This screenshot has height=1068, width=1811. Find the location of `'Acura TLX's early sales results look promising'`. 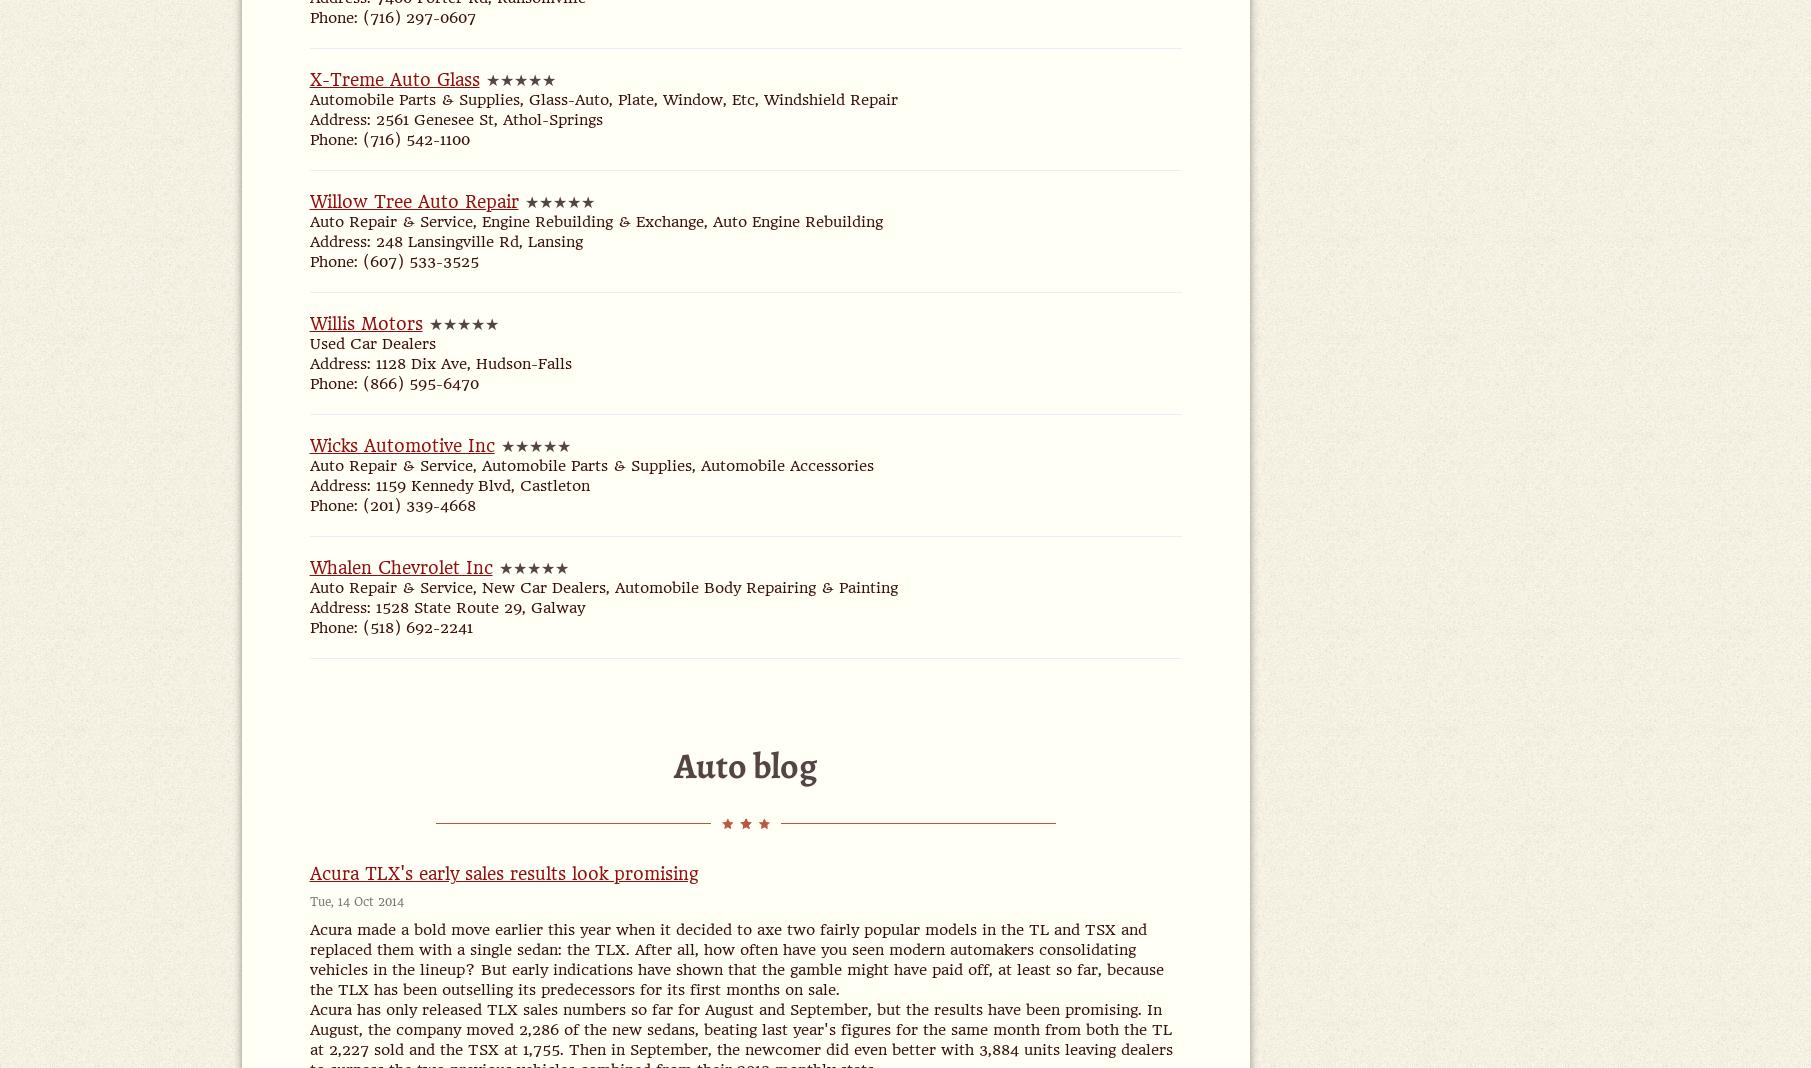

'Acura TLX's early sales results look promising' is located at coordinates (502, 873).